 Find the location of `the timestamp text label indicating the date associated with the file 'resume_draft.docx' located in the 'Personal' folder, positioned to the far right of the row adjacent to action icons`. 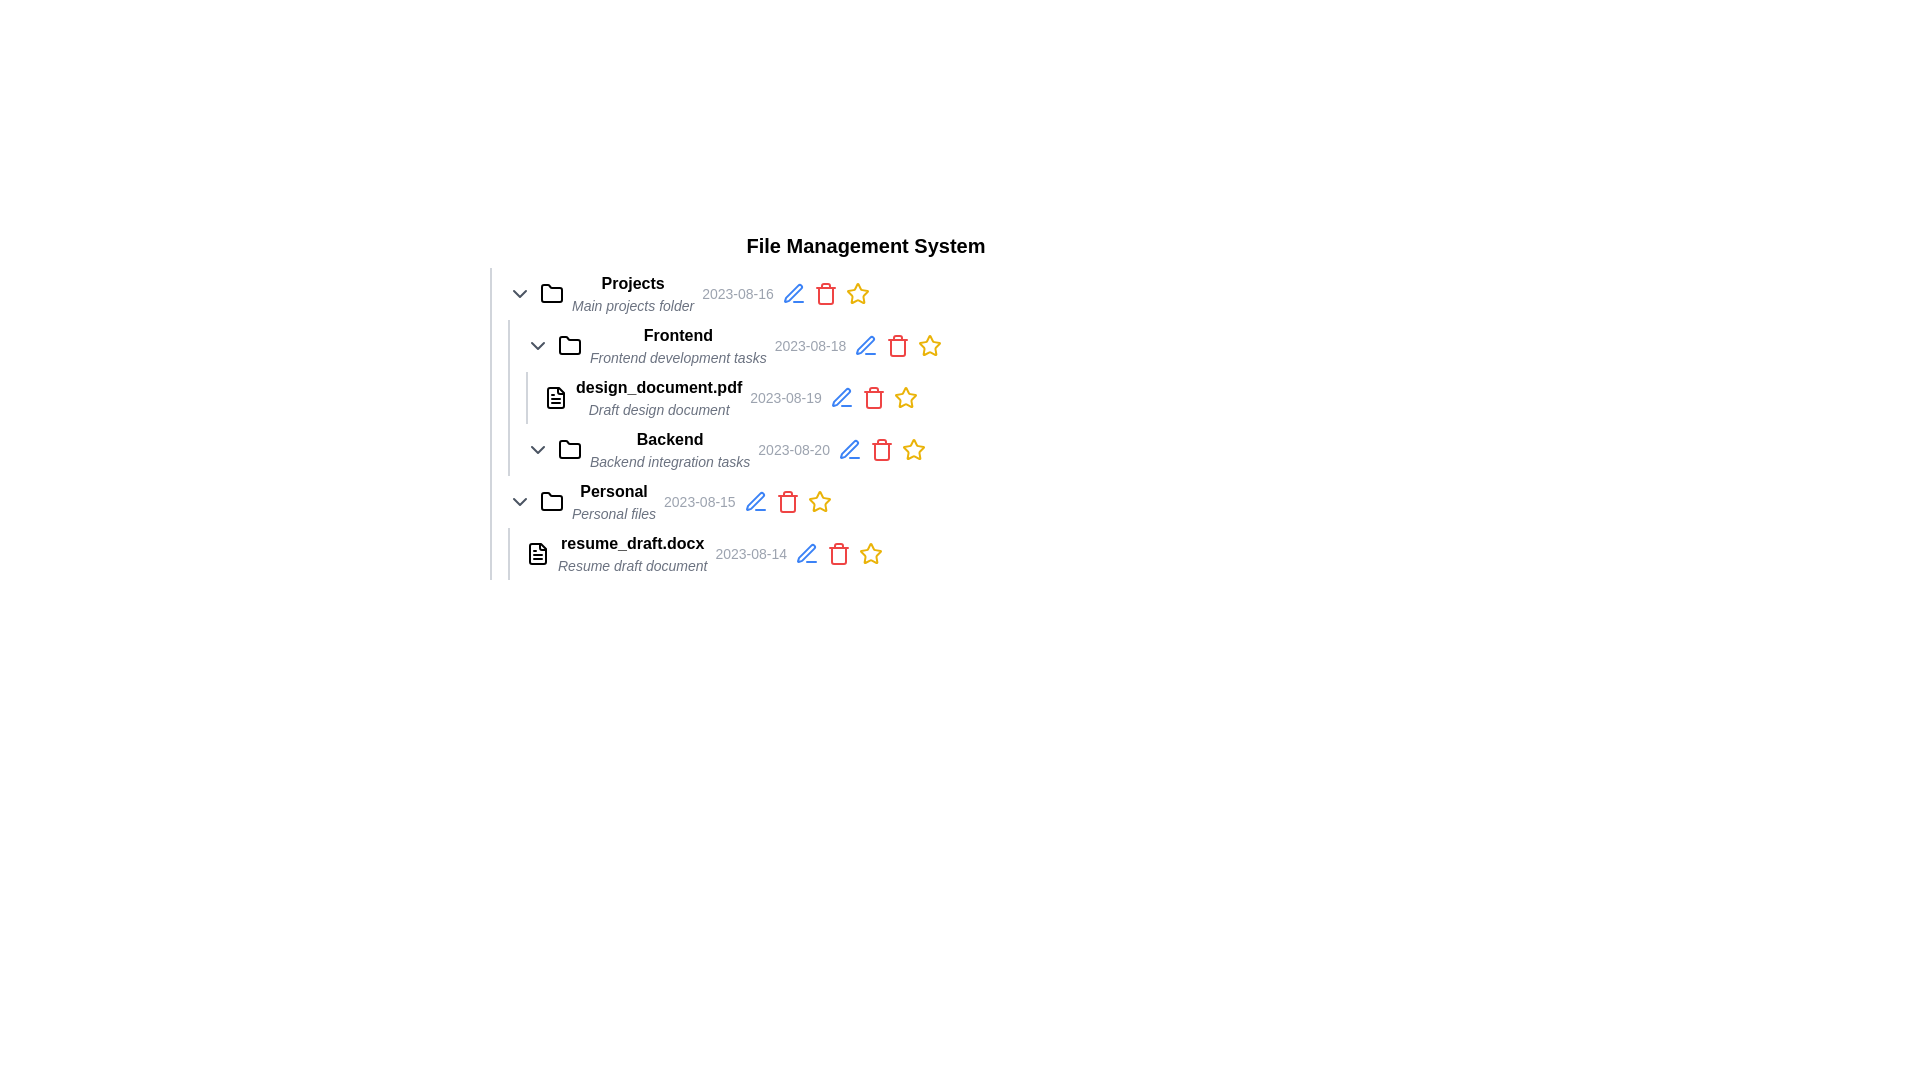

the timestamp text label indicating the date associated with the file 'resume_draft.docx' located in the 'Personal' folder, positioned to the far right of the row adjacent to action icons is located at coordinates (750, 554).